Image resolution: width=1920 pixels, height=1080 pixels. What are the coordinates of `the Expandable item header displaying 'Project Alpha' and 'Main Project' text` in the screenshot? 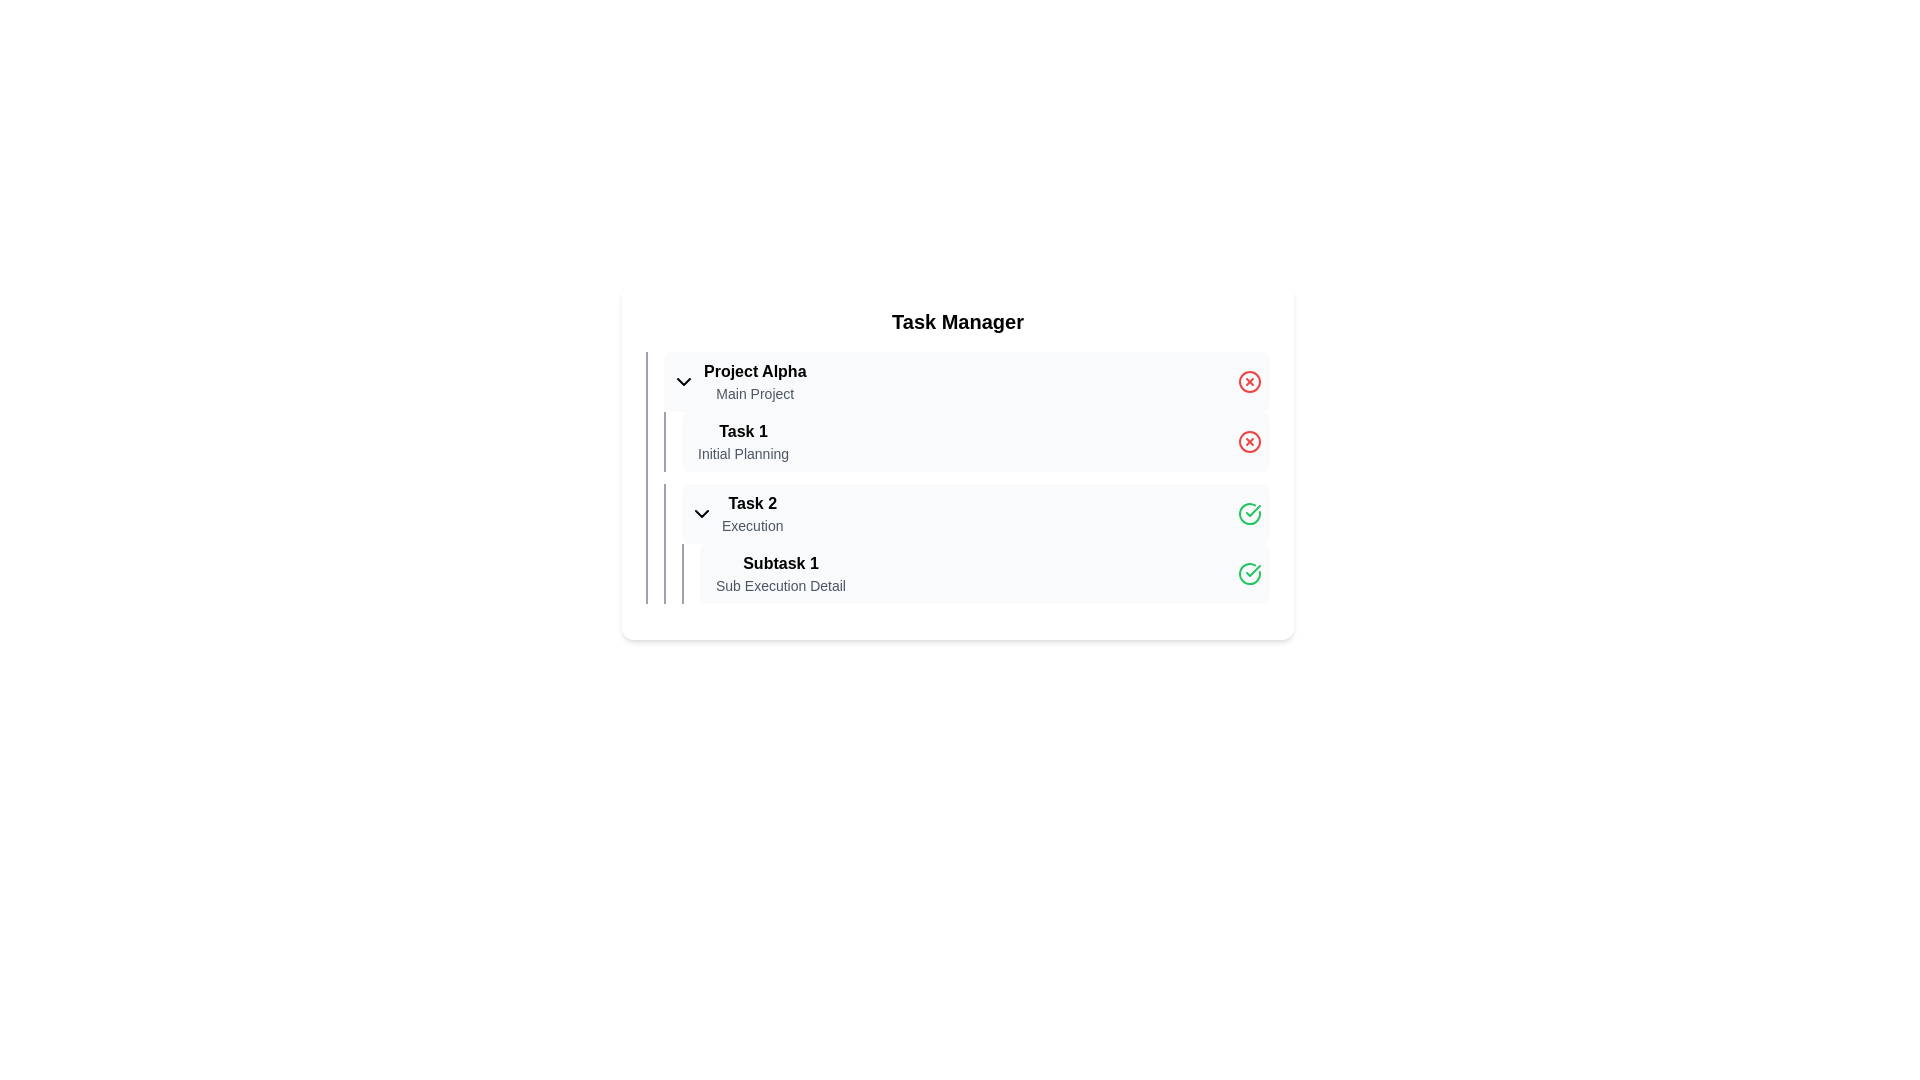 It's located at (738, 381).